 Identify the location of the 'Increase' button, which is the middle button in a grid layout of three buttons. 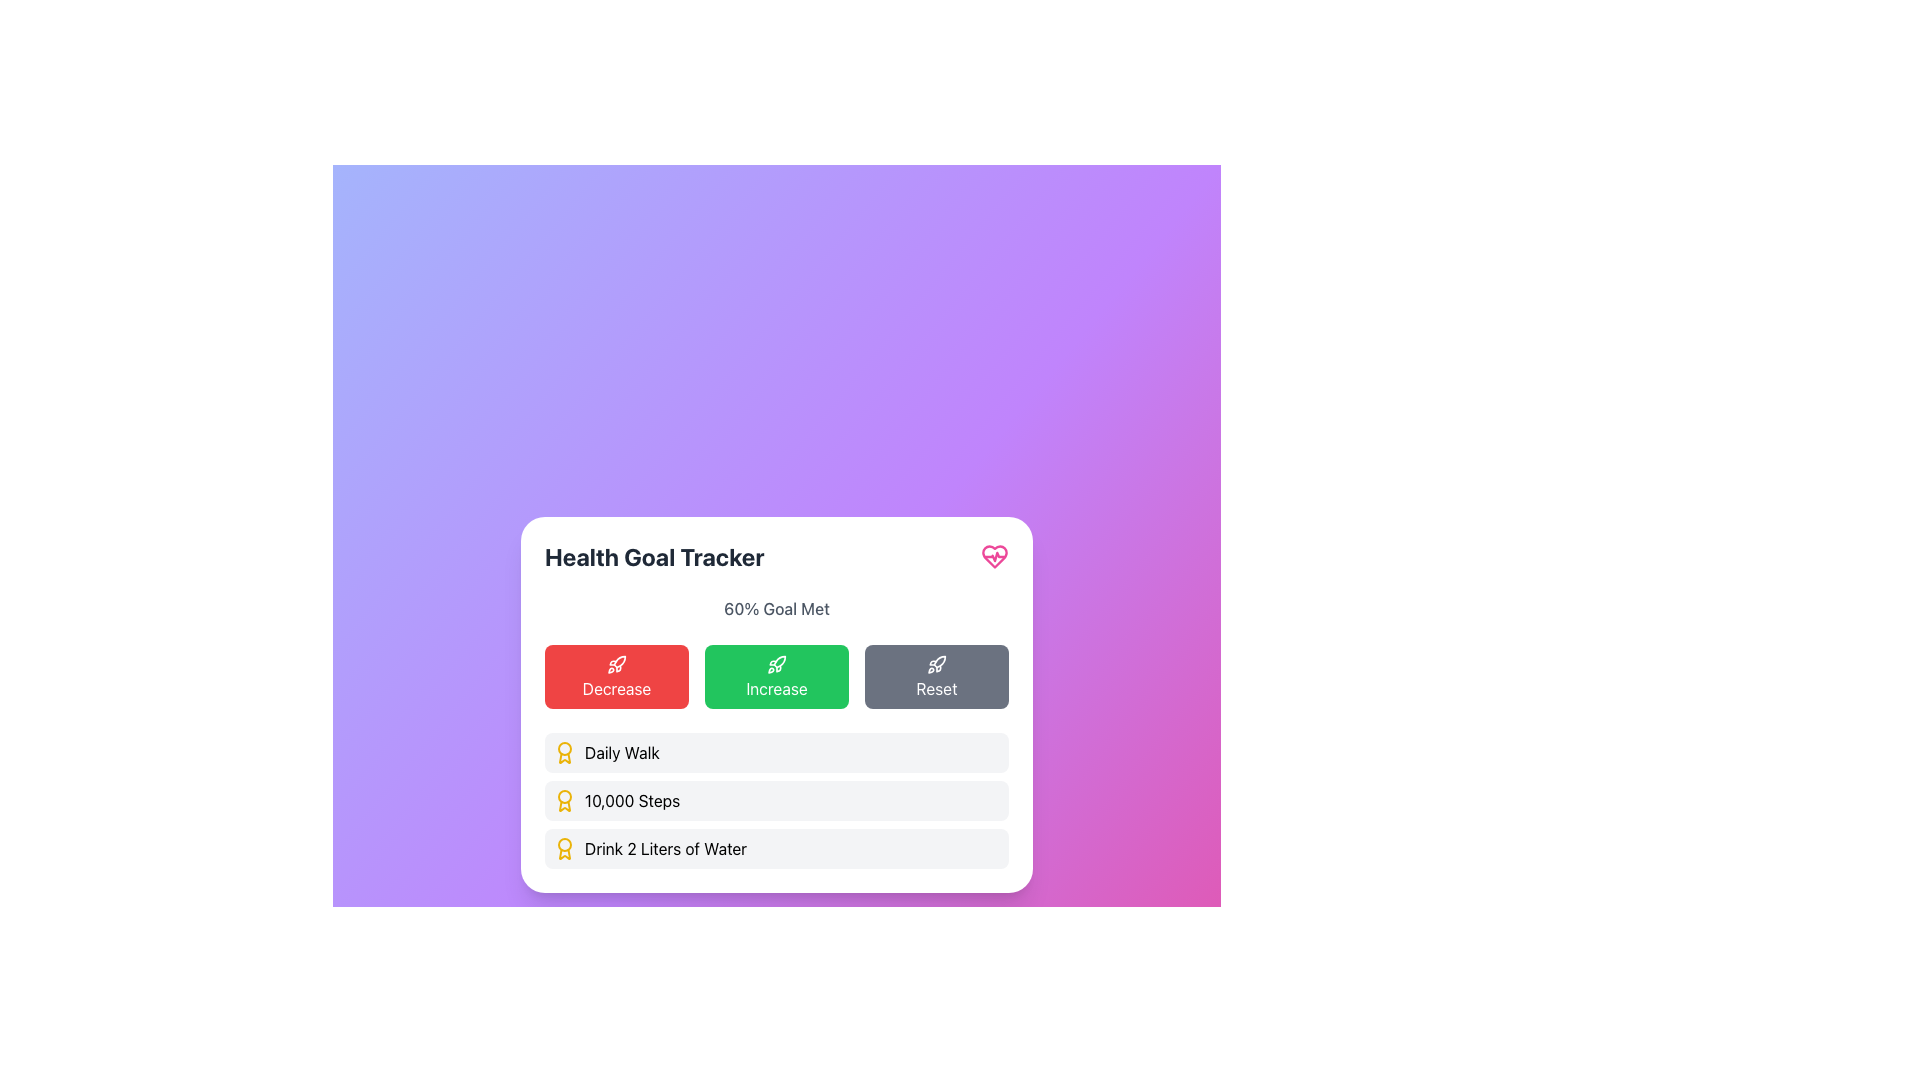
(776, 676).